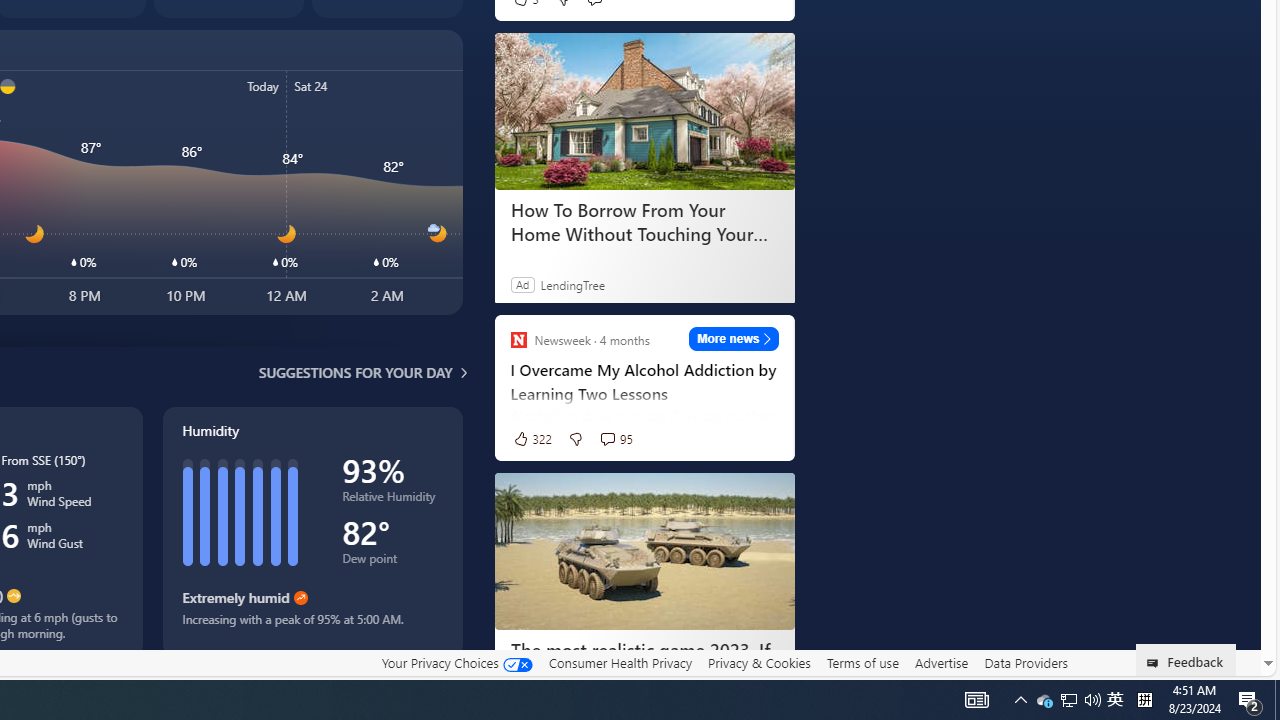 The image size is (1280, 720). I want to click on 'Feedback', so click(1186, 659).